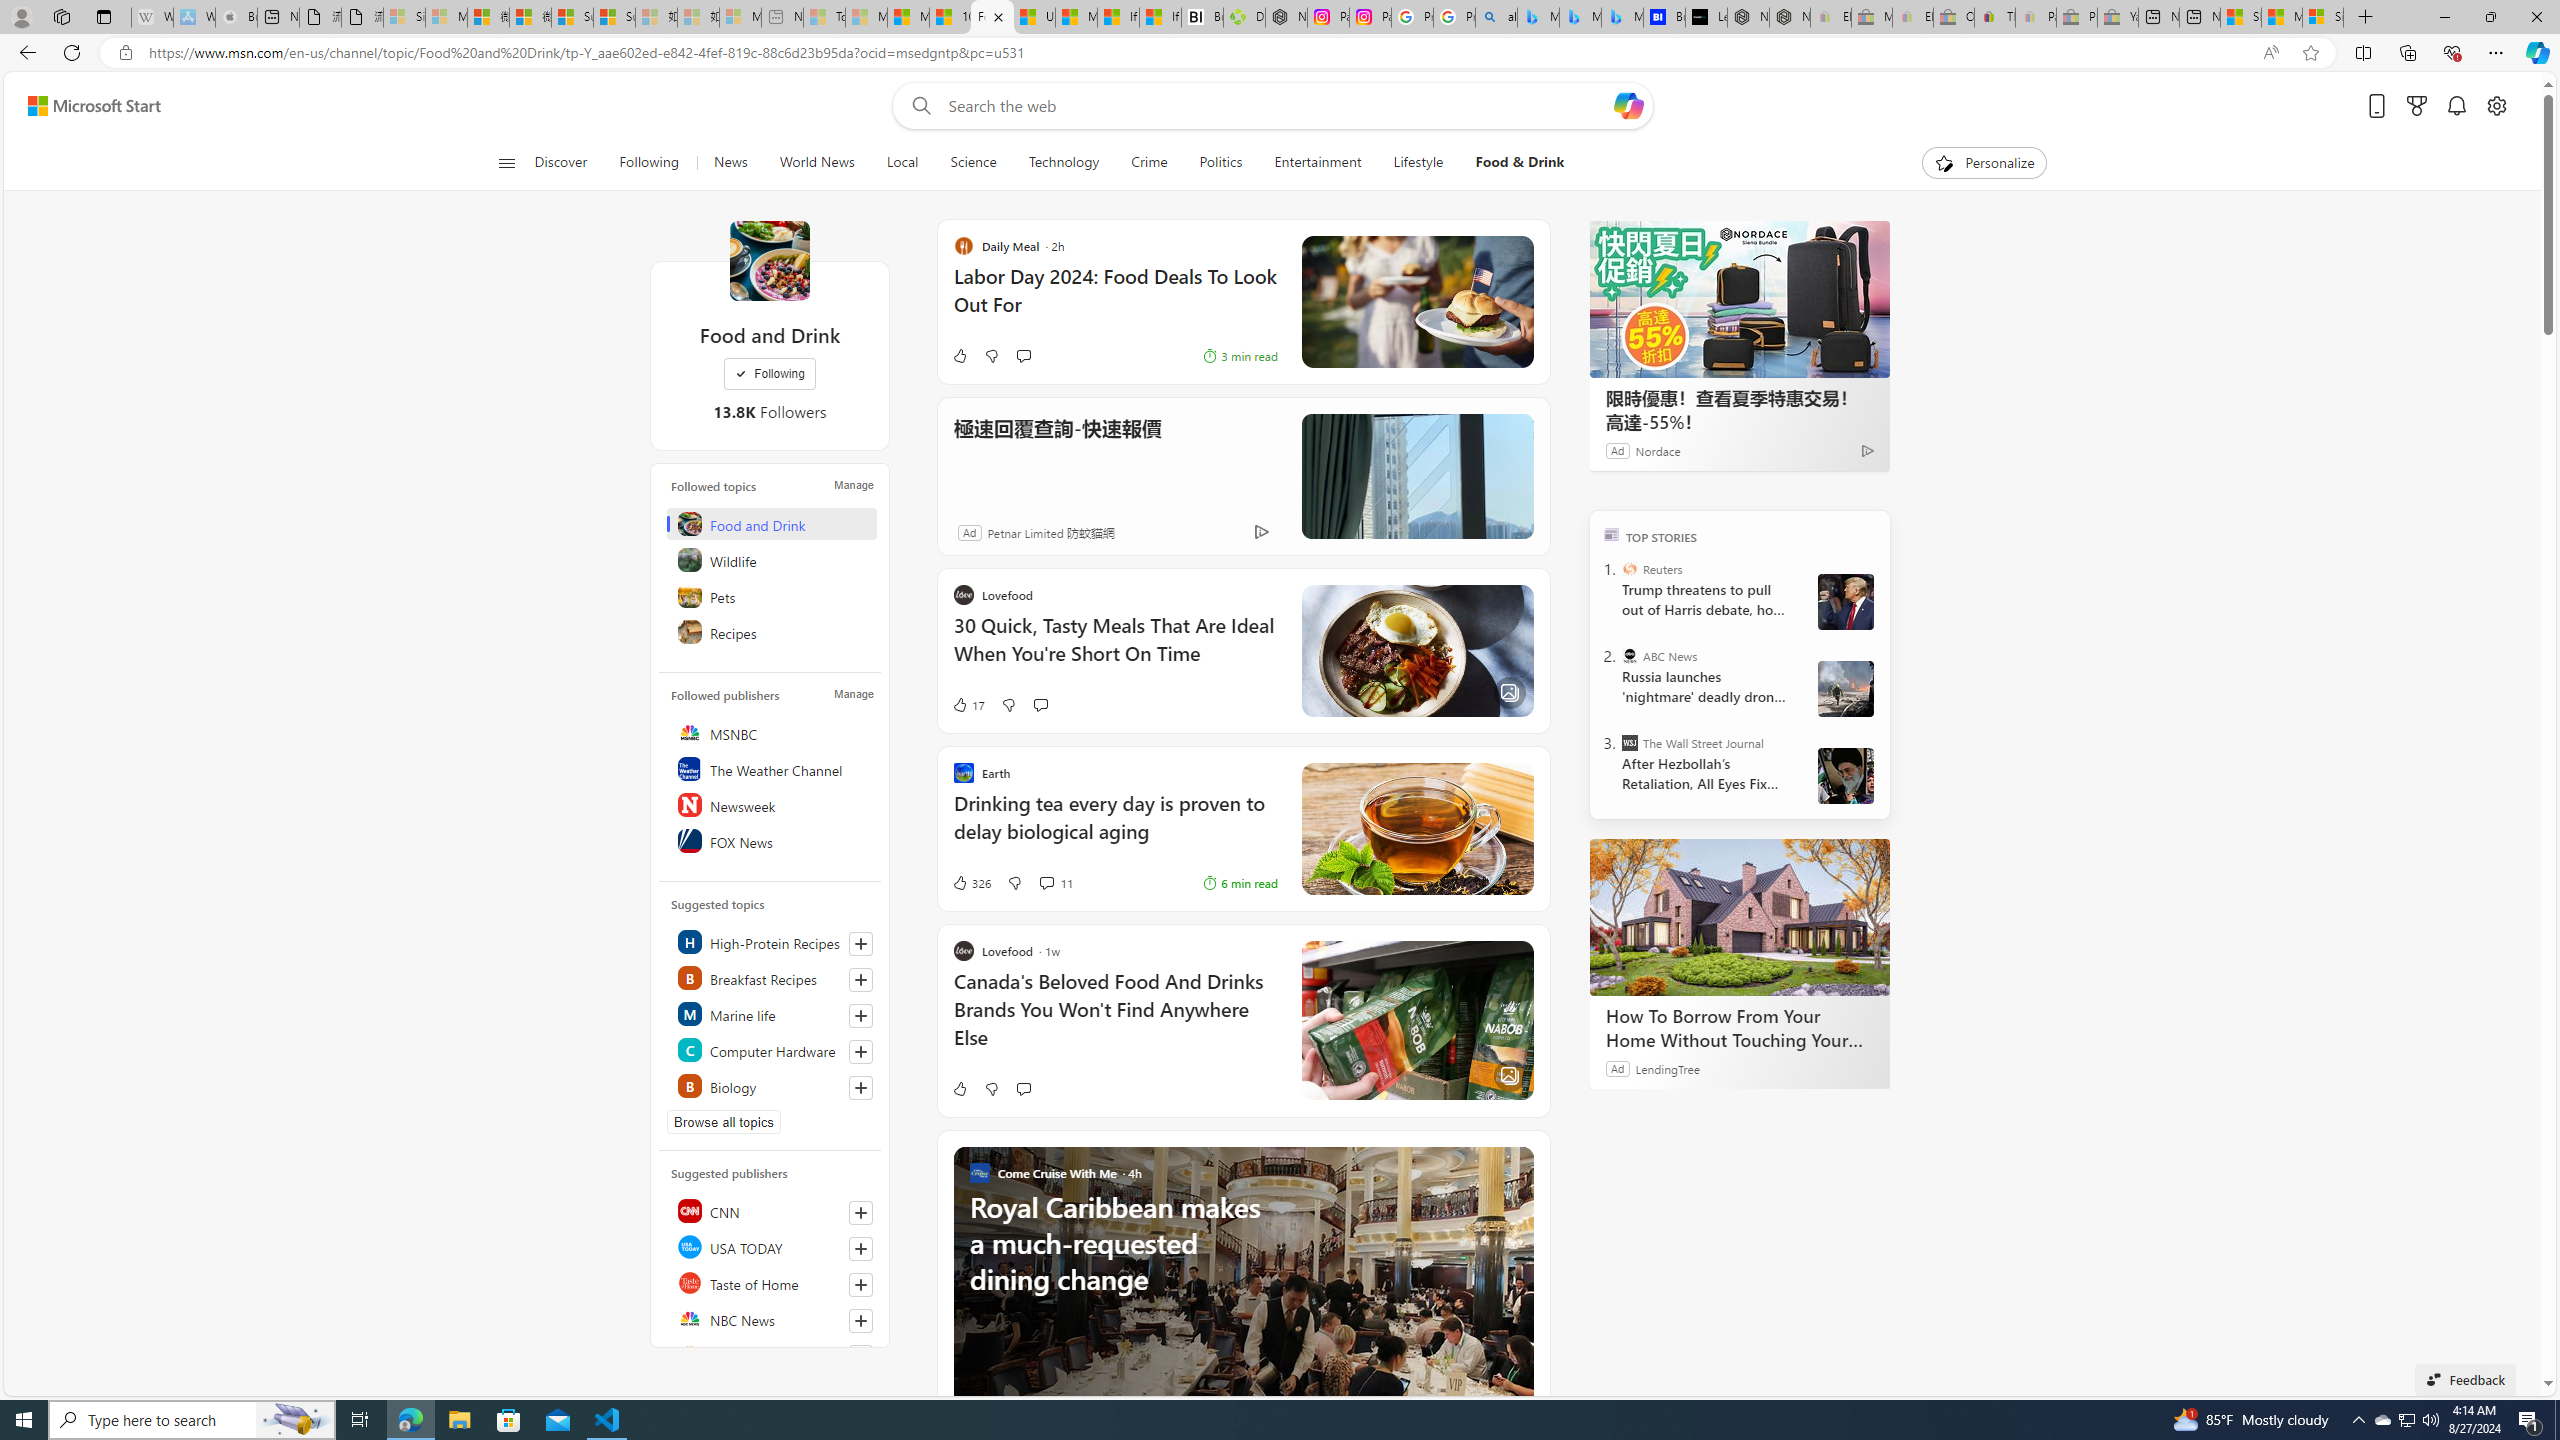  What do you see at coordinates (860, 1356) in the screenshot?
I see `'Follow this source'` at bounding box center [860, 1356].